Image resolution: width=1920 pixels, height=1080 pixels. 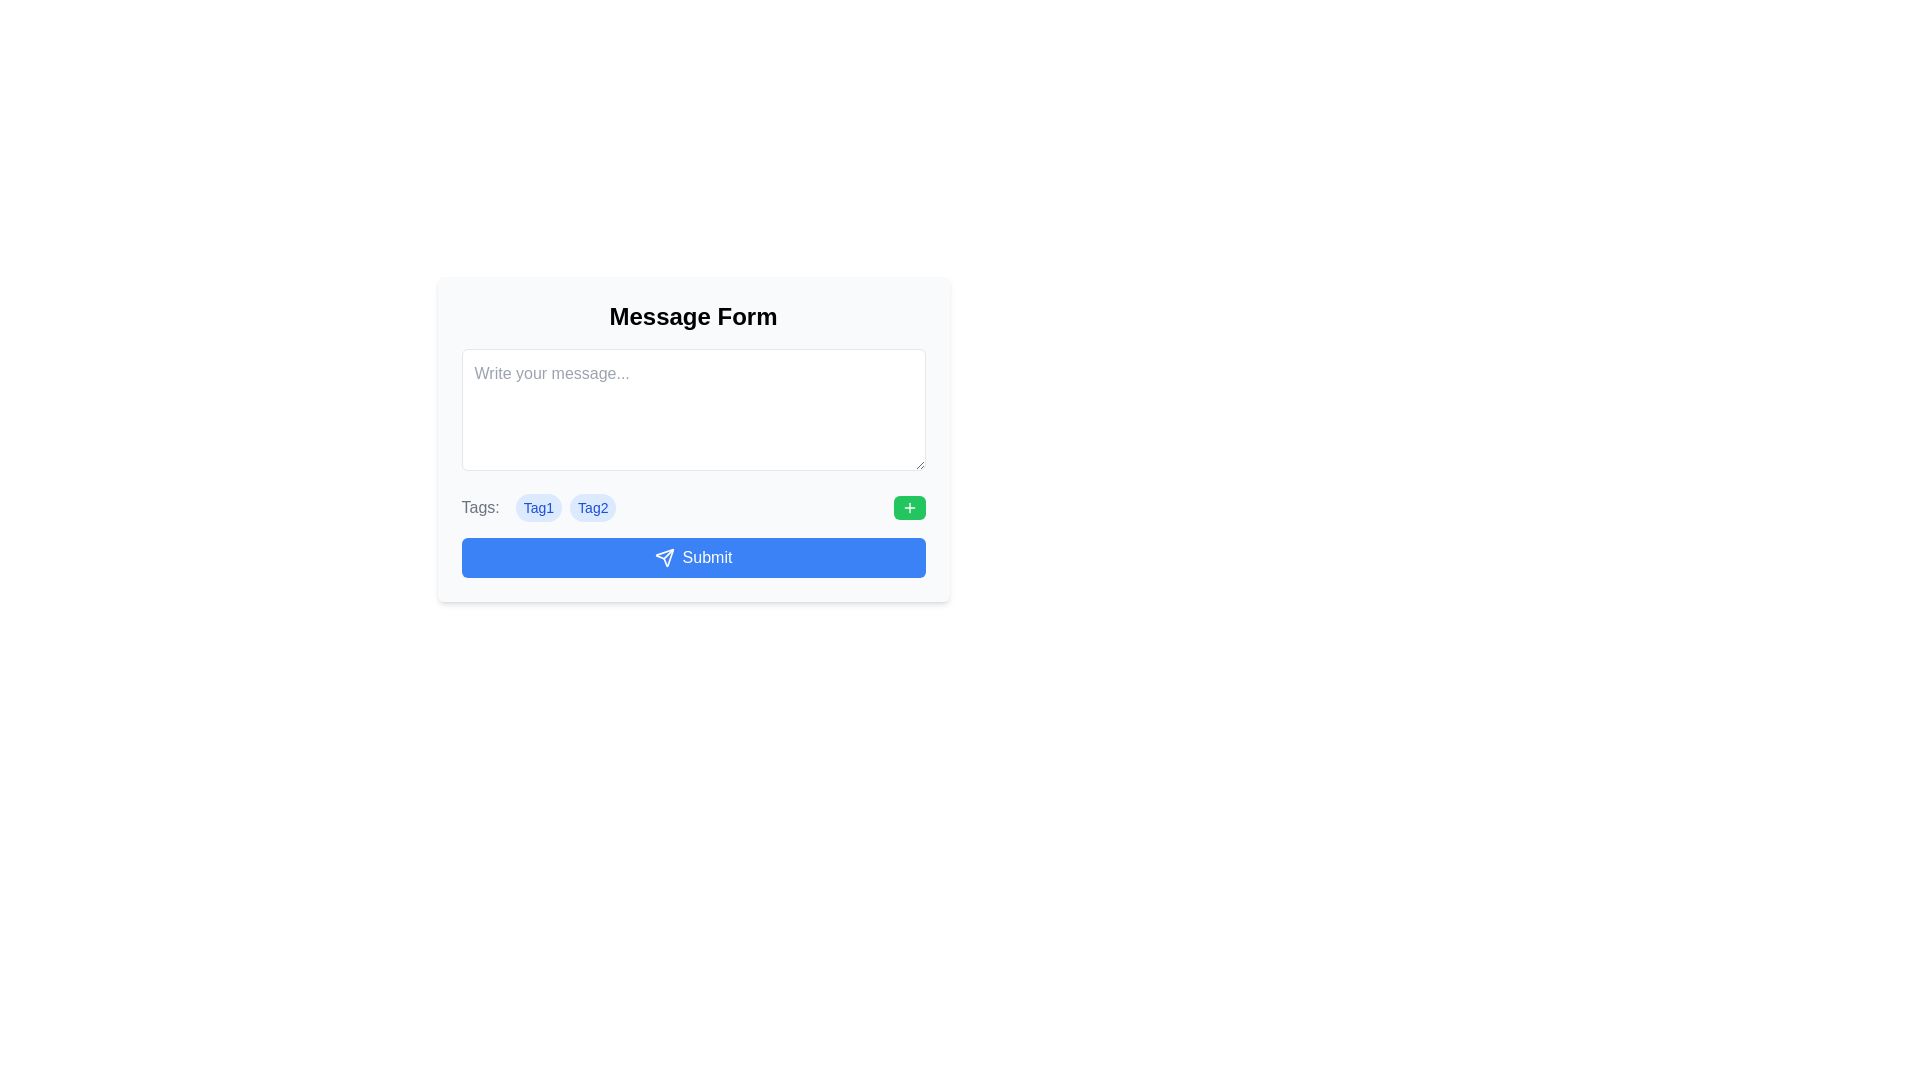 What do you see at coordinates (565, 507) in the screenshot?
I see `the tag group displaying 'Tag1' and 'Tag2' to associate the tags with the form context` at bounding box center [565, 507].